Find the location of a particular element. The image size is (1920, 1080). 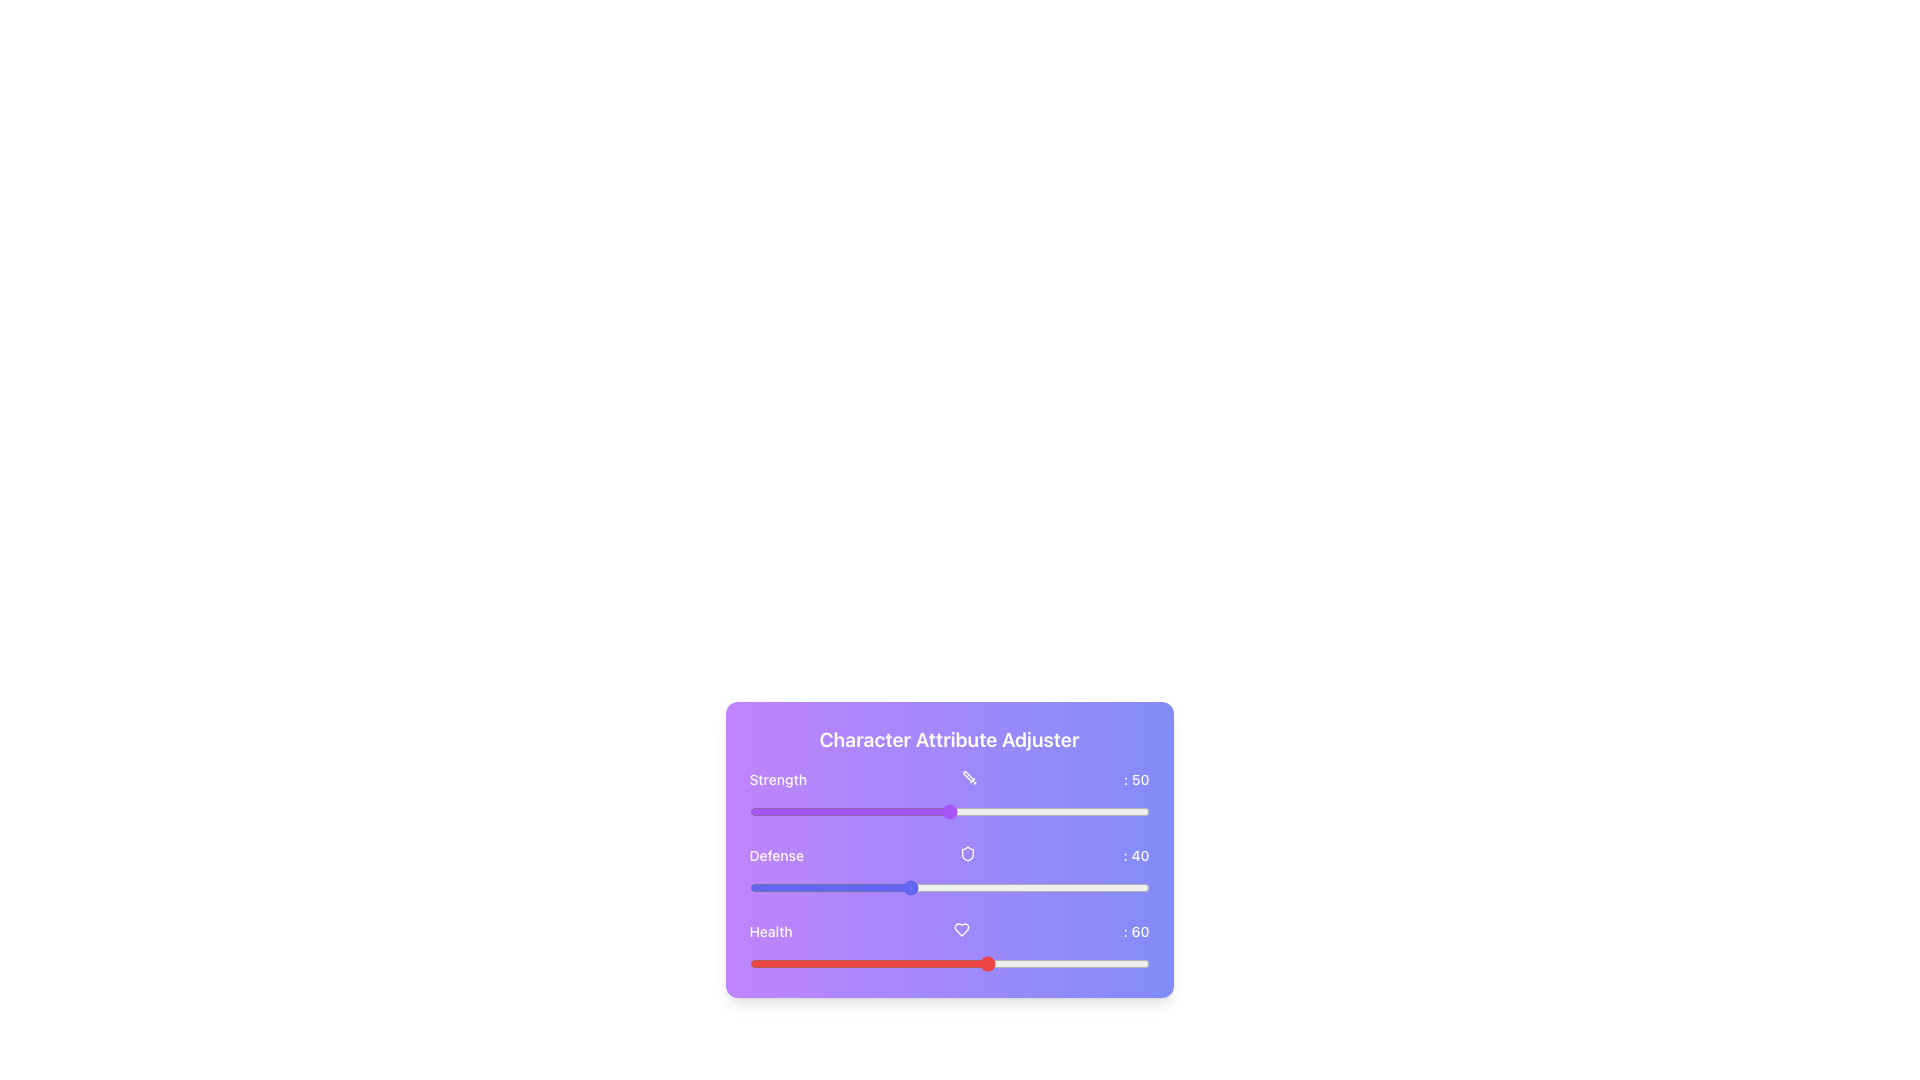

the slider value is located at coordinates (817, 886).